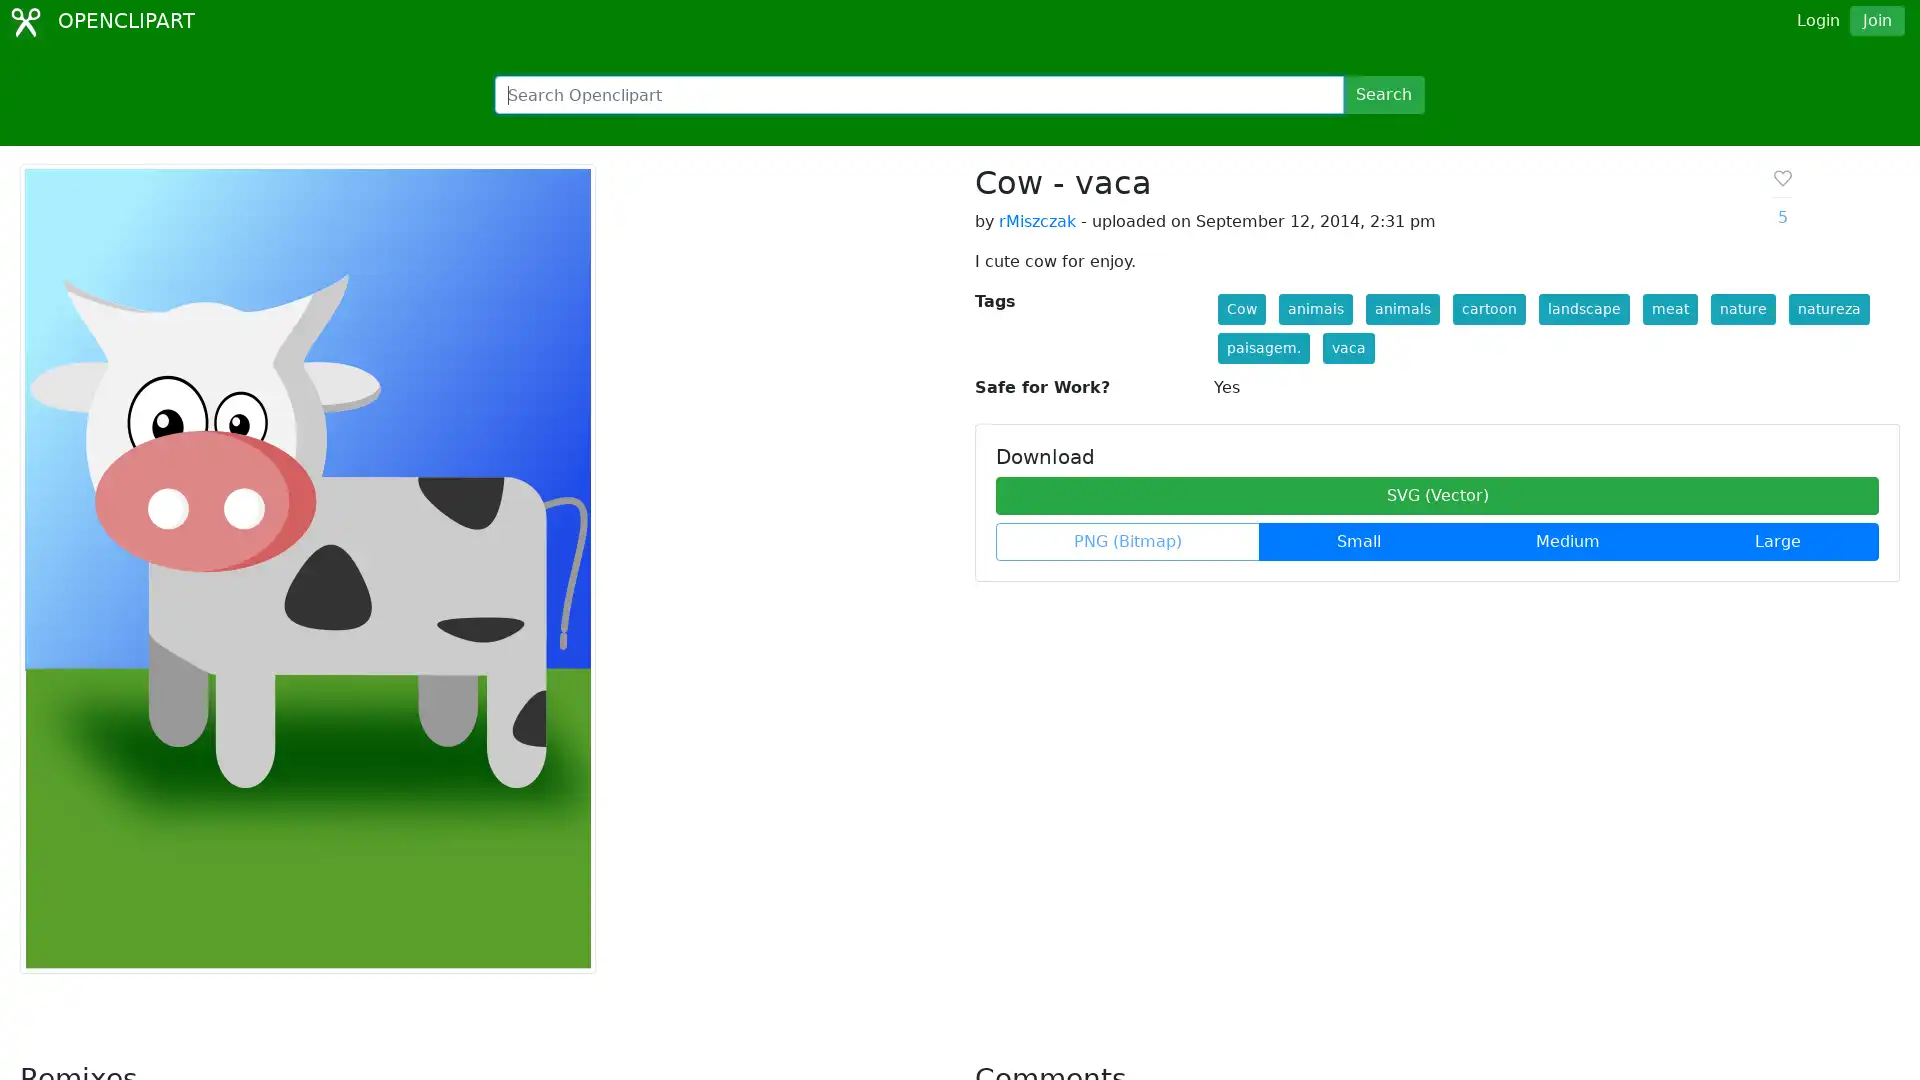 The width and height of the screenshot is (1920, 1080). What do you see at coordinates (1669, 309) in the screenshot?
I see `meat` at bounding box center [1669, 309].